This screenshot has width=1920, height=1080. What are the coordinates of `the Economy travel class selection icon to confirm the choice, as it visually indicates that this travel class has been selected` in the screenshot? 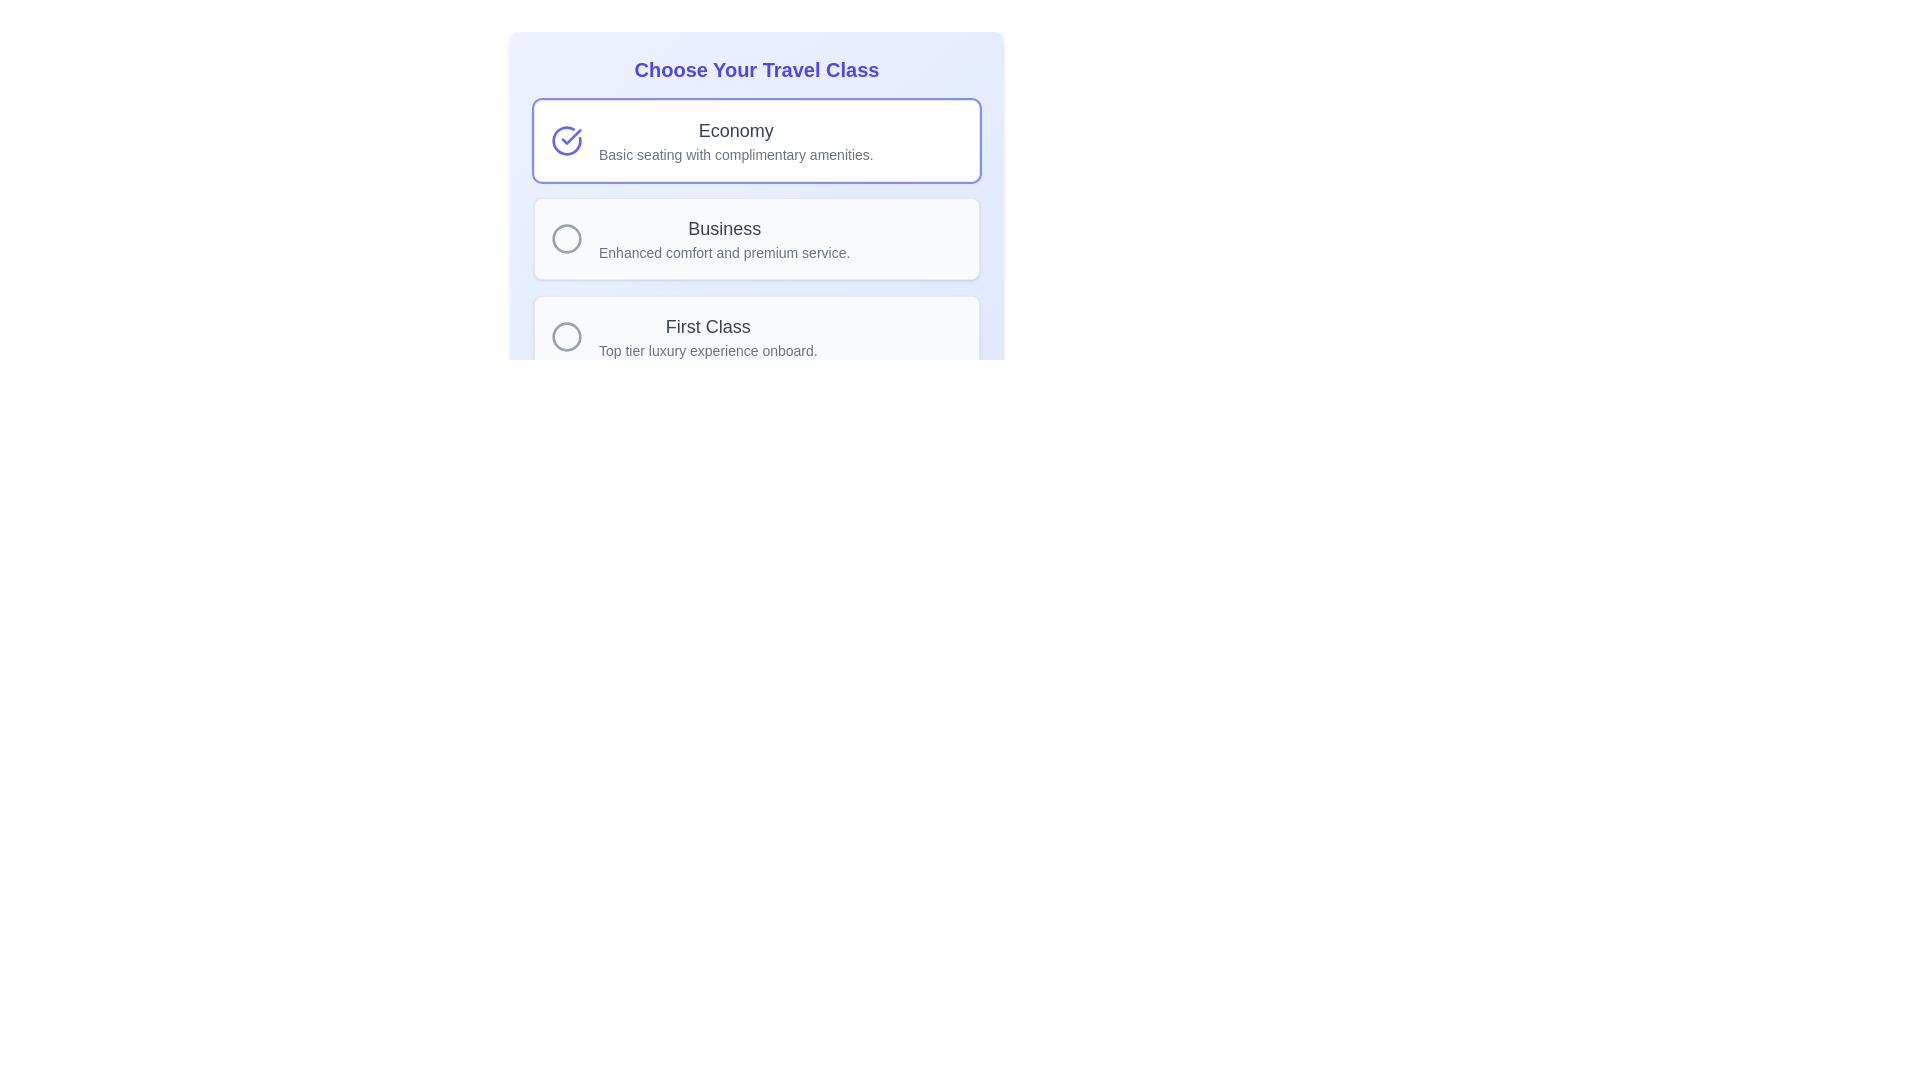 It's located at (565, 140).